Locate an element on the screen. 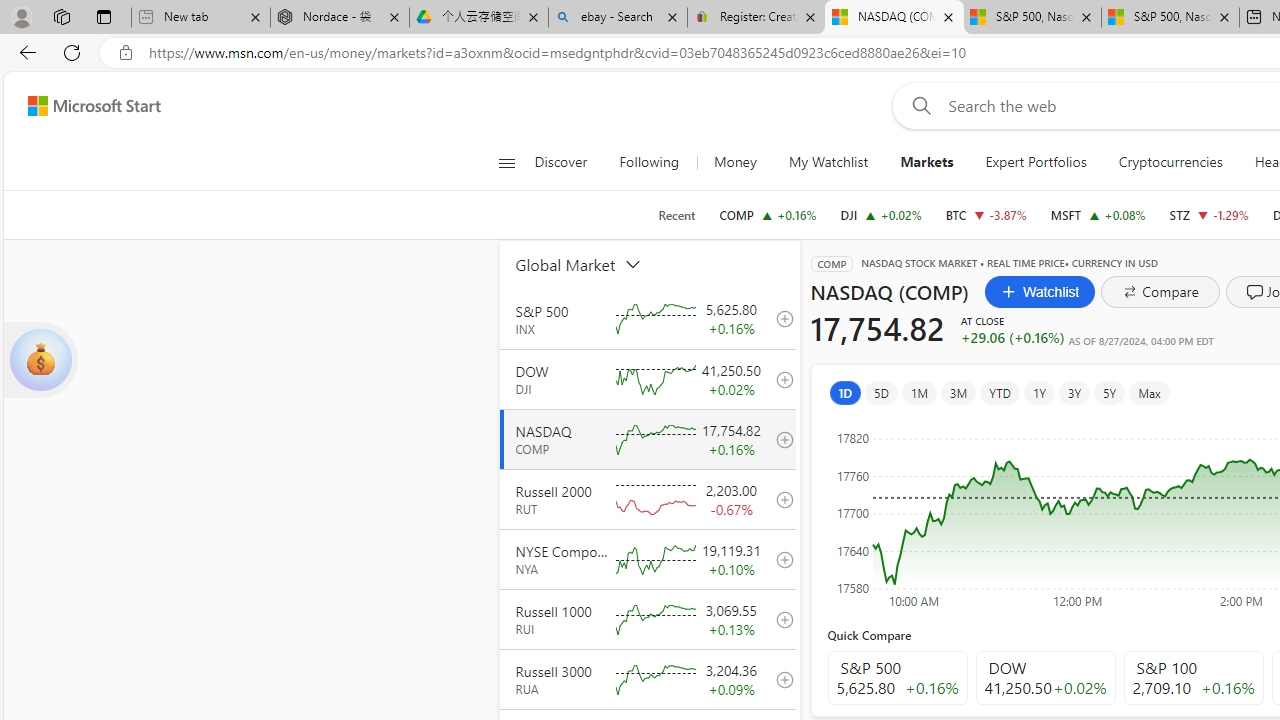  'Max' is located at coordinates (1149, 392).